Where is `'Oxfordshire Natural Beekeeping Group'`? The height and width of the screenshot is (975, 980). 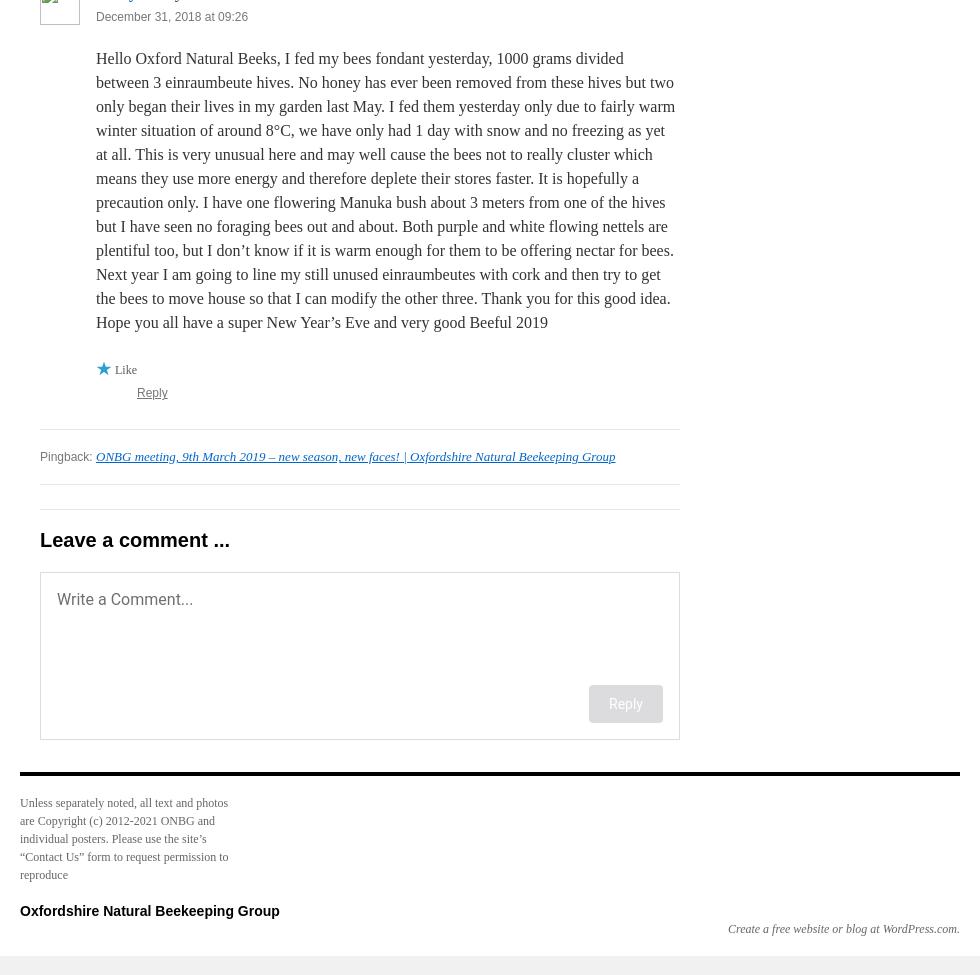
'Oxfordshire Natural Beekeeping Group' is located at coordinates (149, 910).